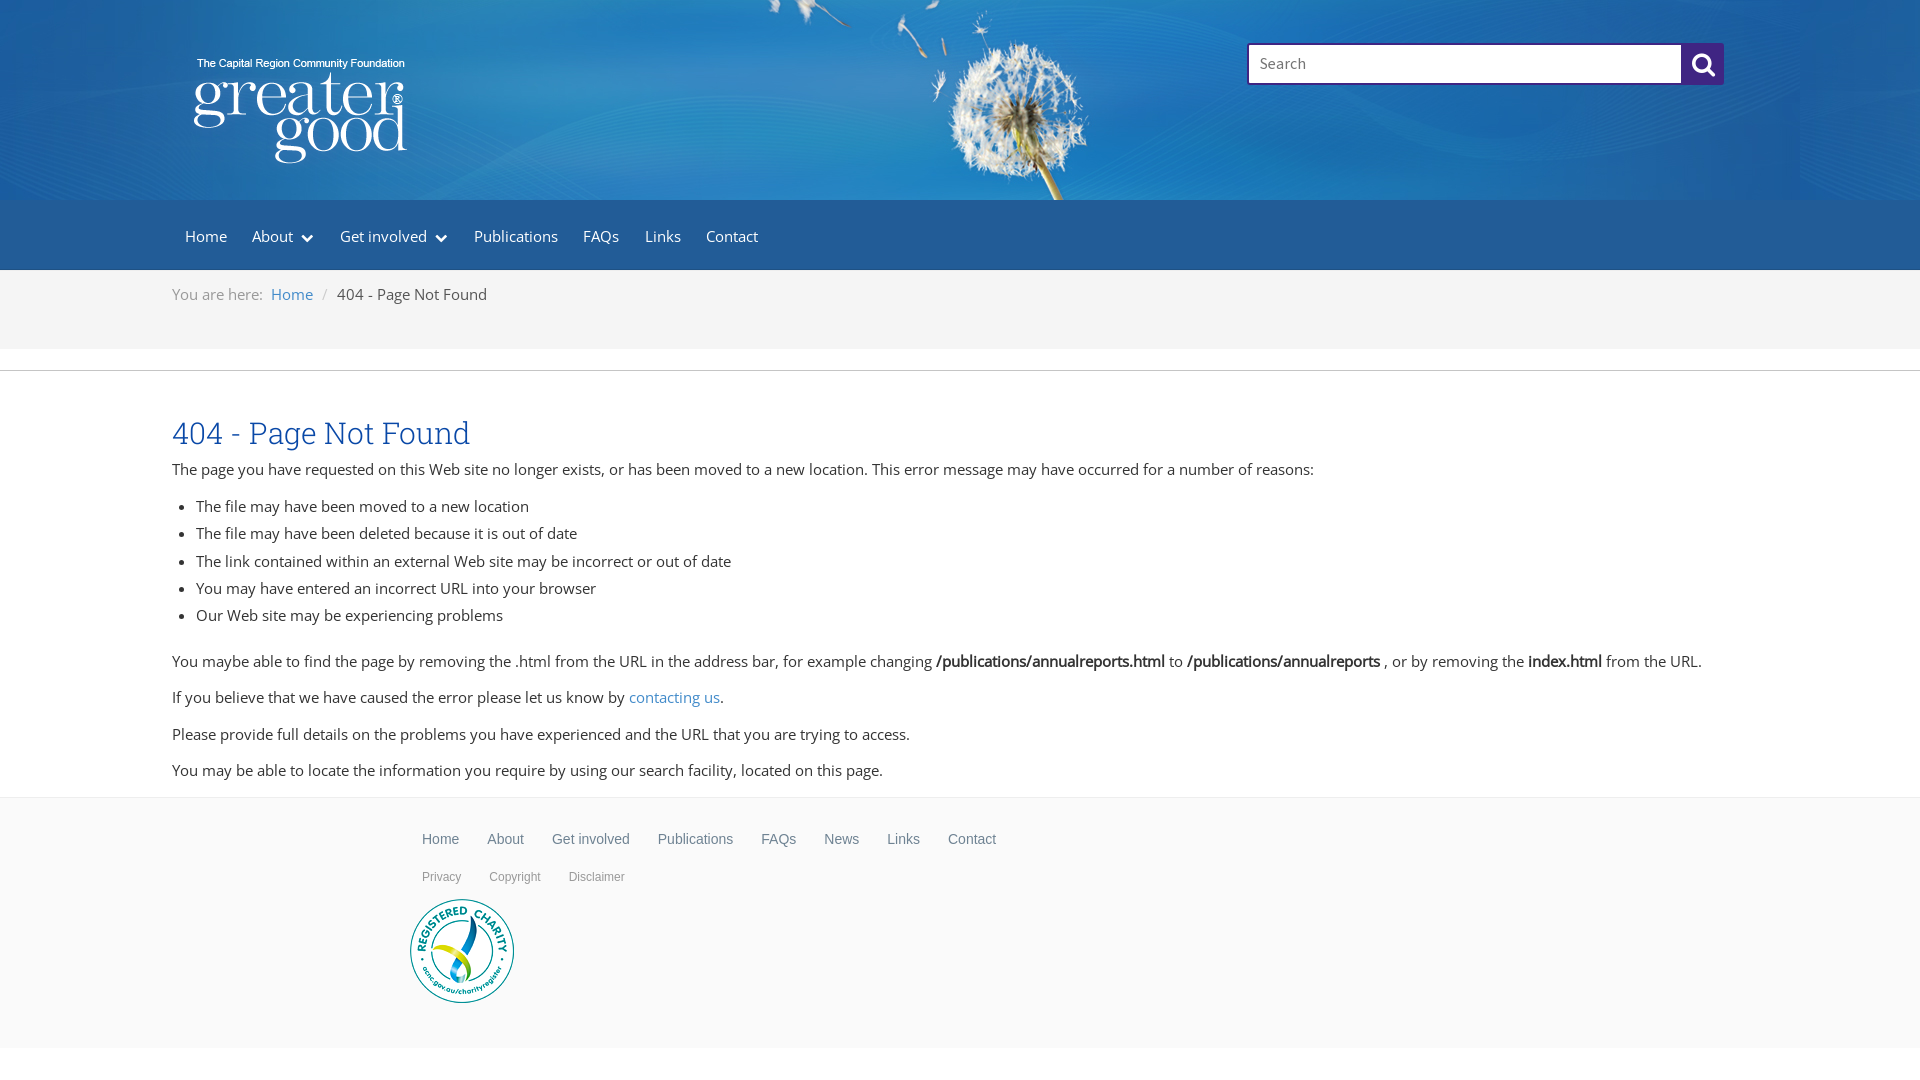 This screenshot has height=1080, width=1920. Describe the element at coordinates (282, 233) in the screenshot. I see `'About'` at that location.